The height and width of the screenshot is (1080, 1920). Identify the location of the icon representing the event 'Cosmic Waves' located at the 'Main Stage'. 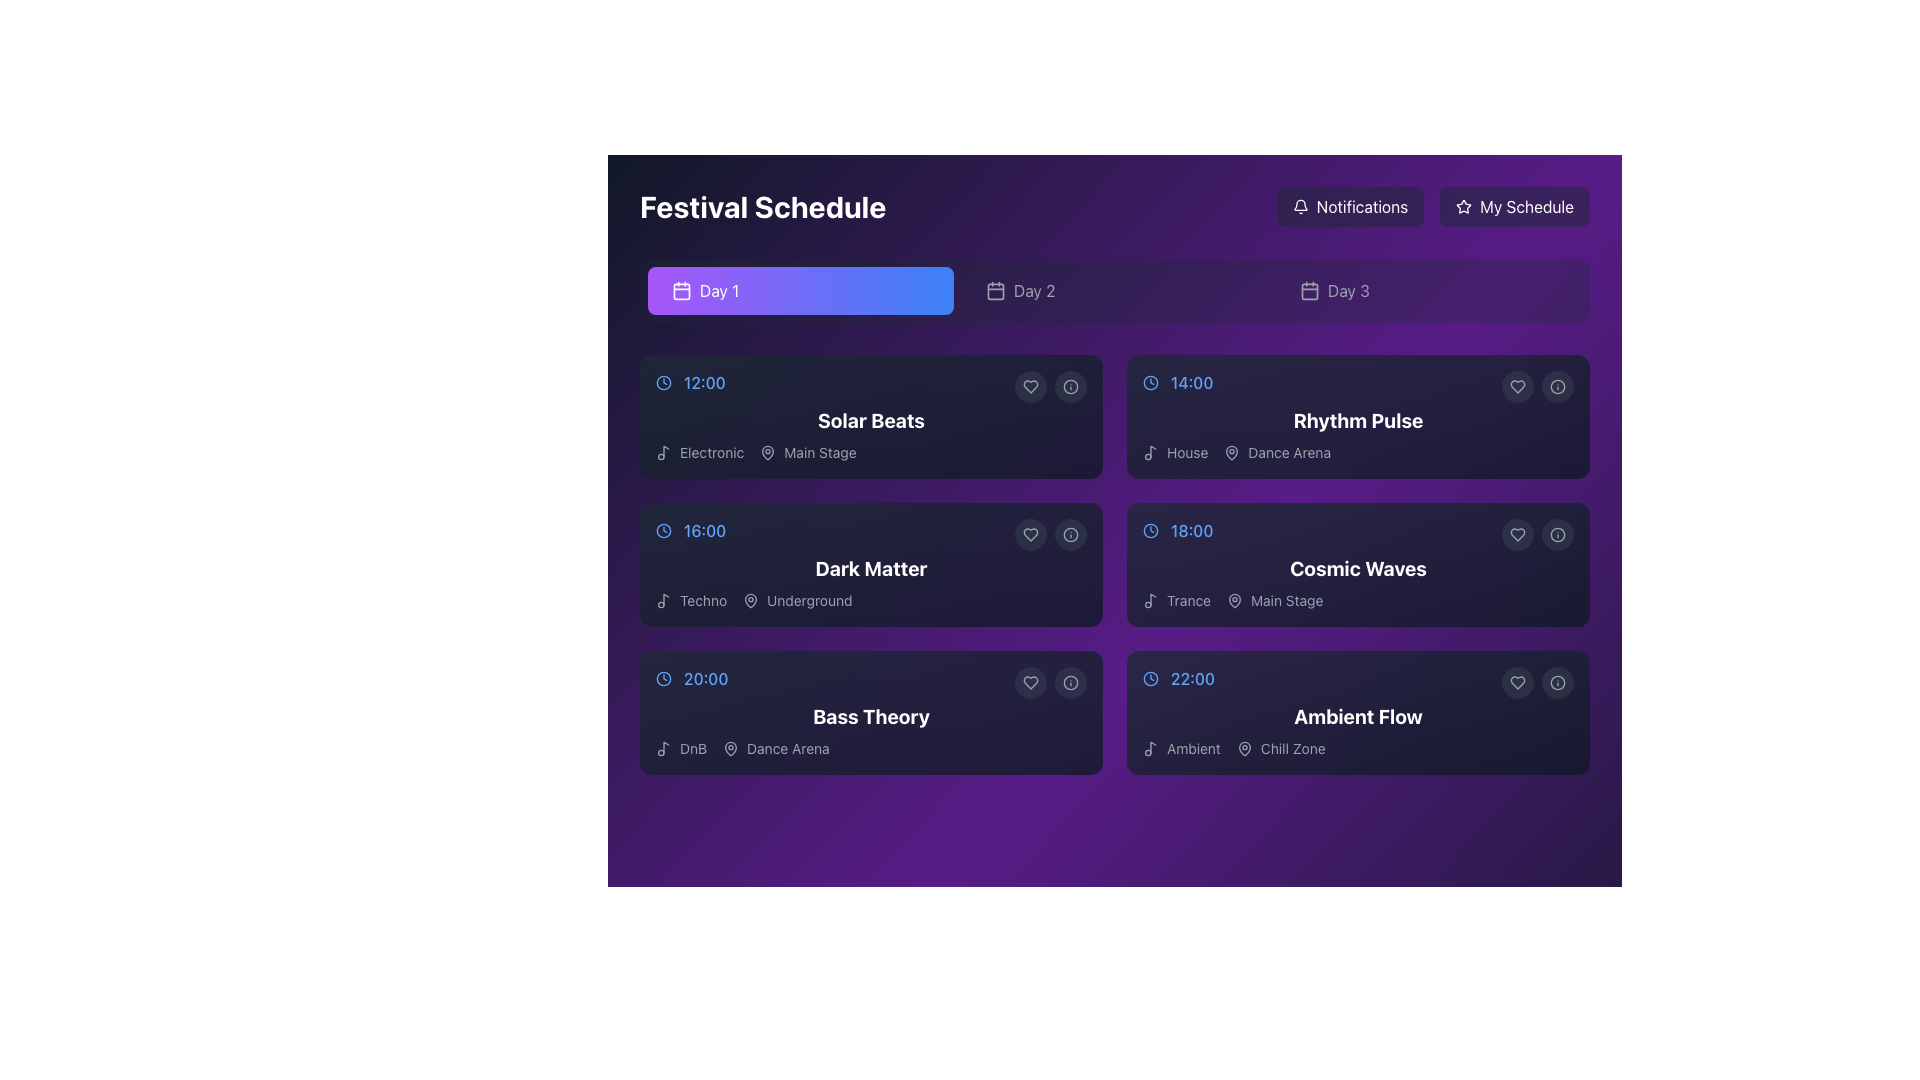
(1233, 600).